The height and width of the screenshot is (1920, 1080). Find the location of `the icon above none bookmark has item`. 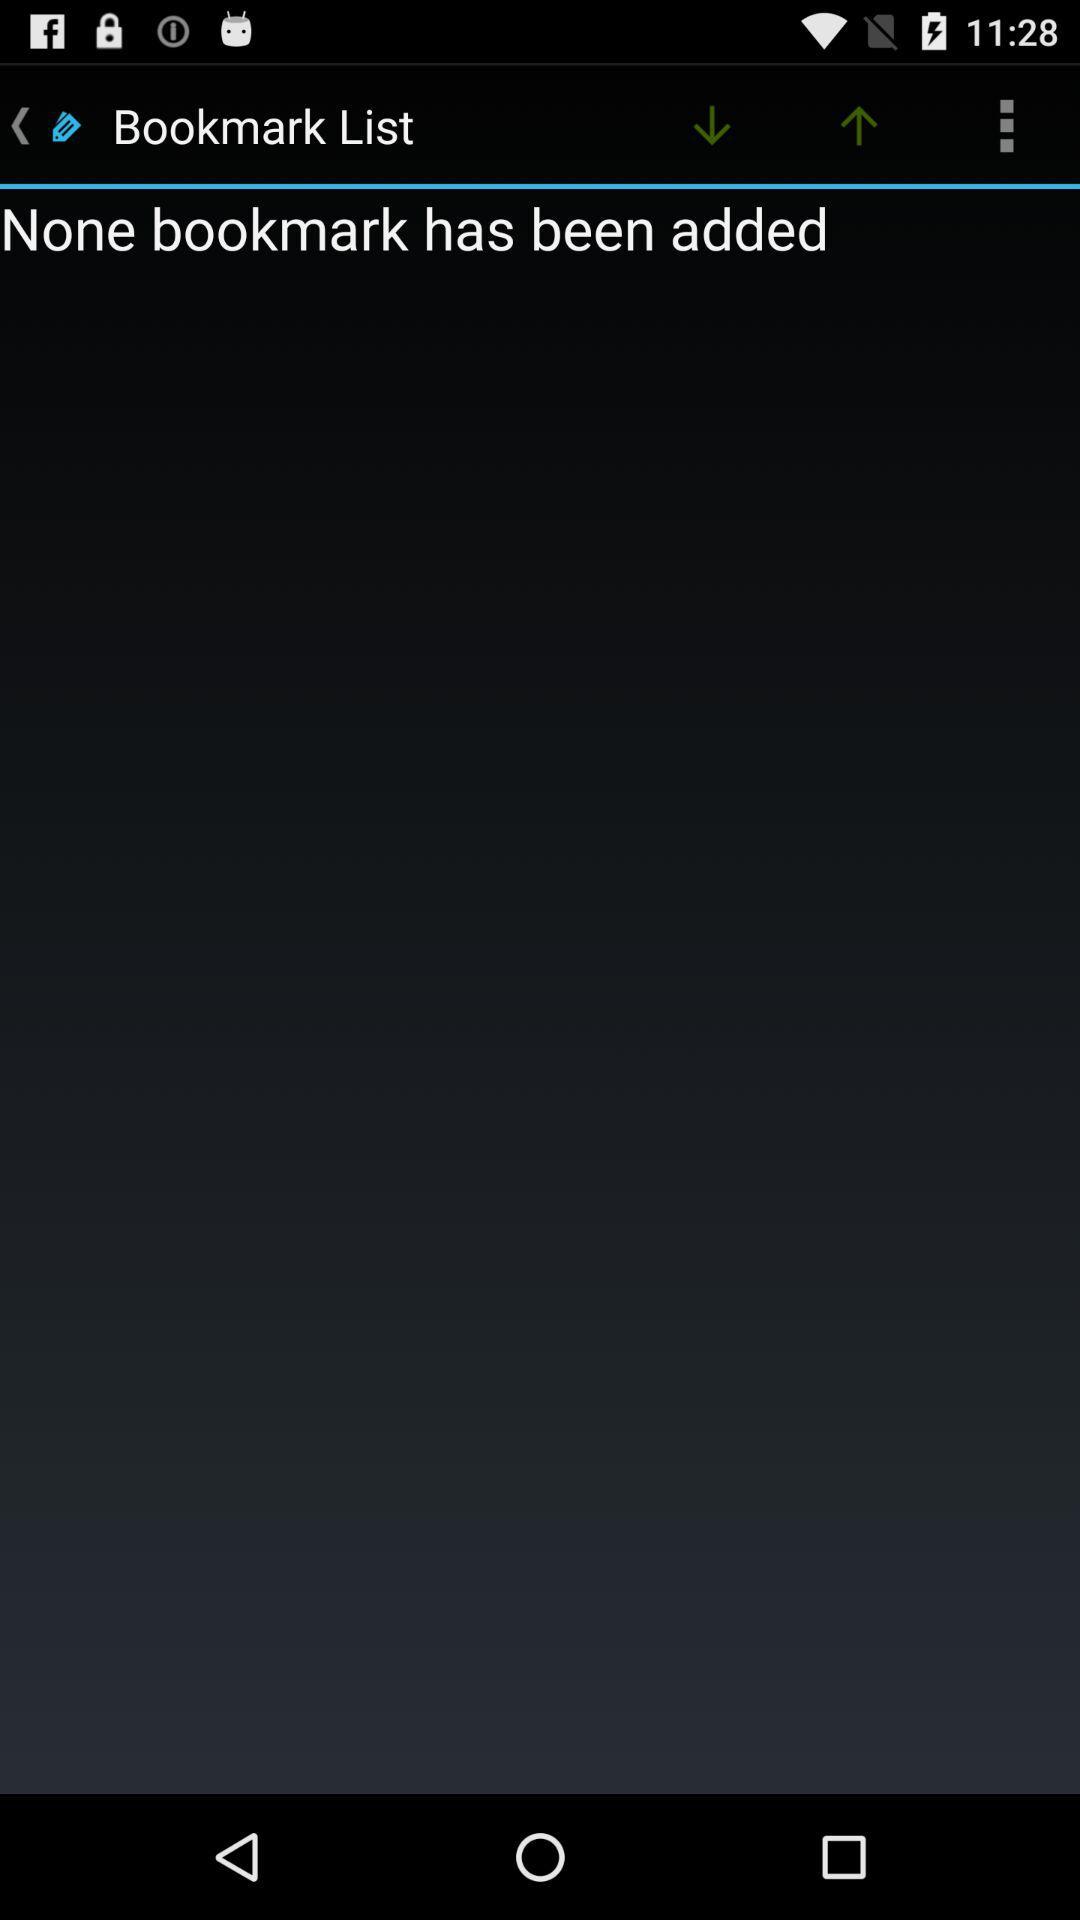

the icon above none bookmark has item is located at coordinates (858, 124).